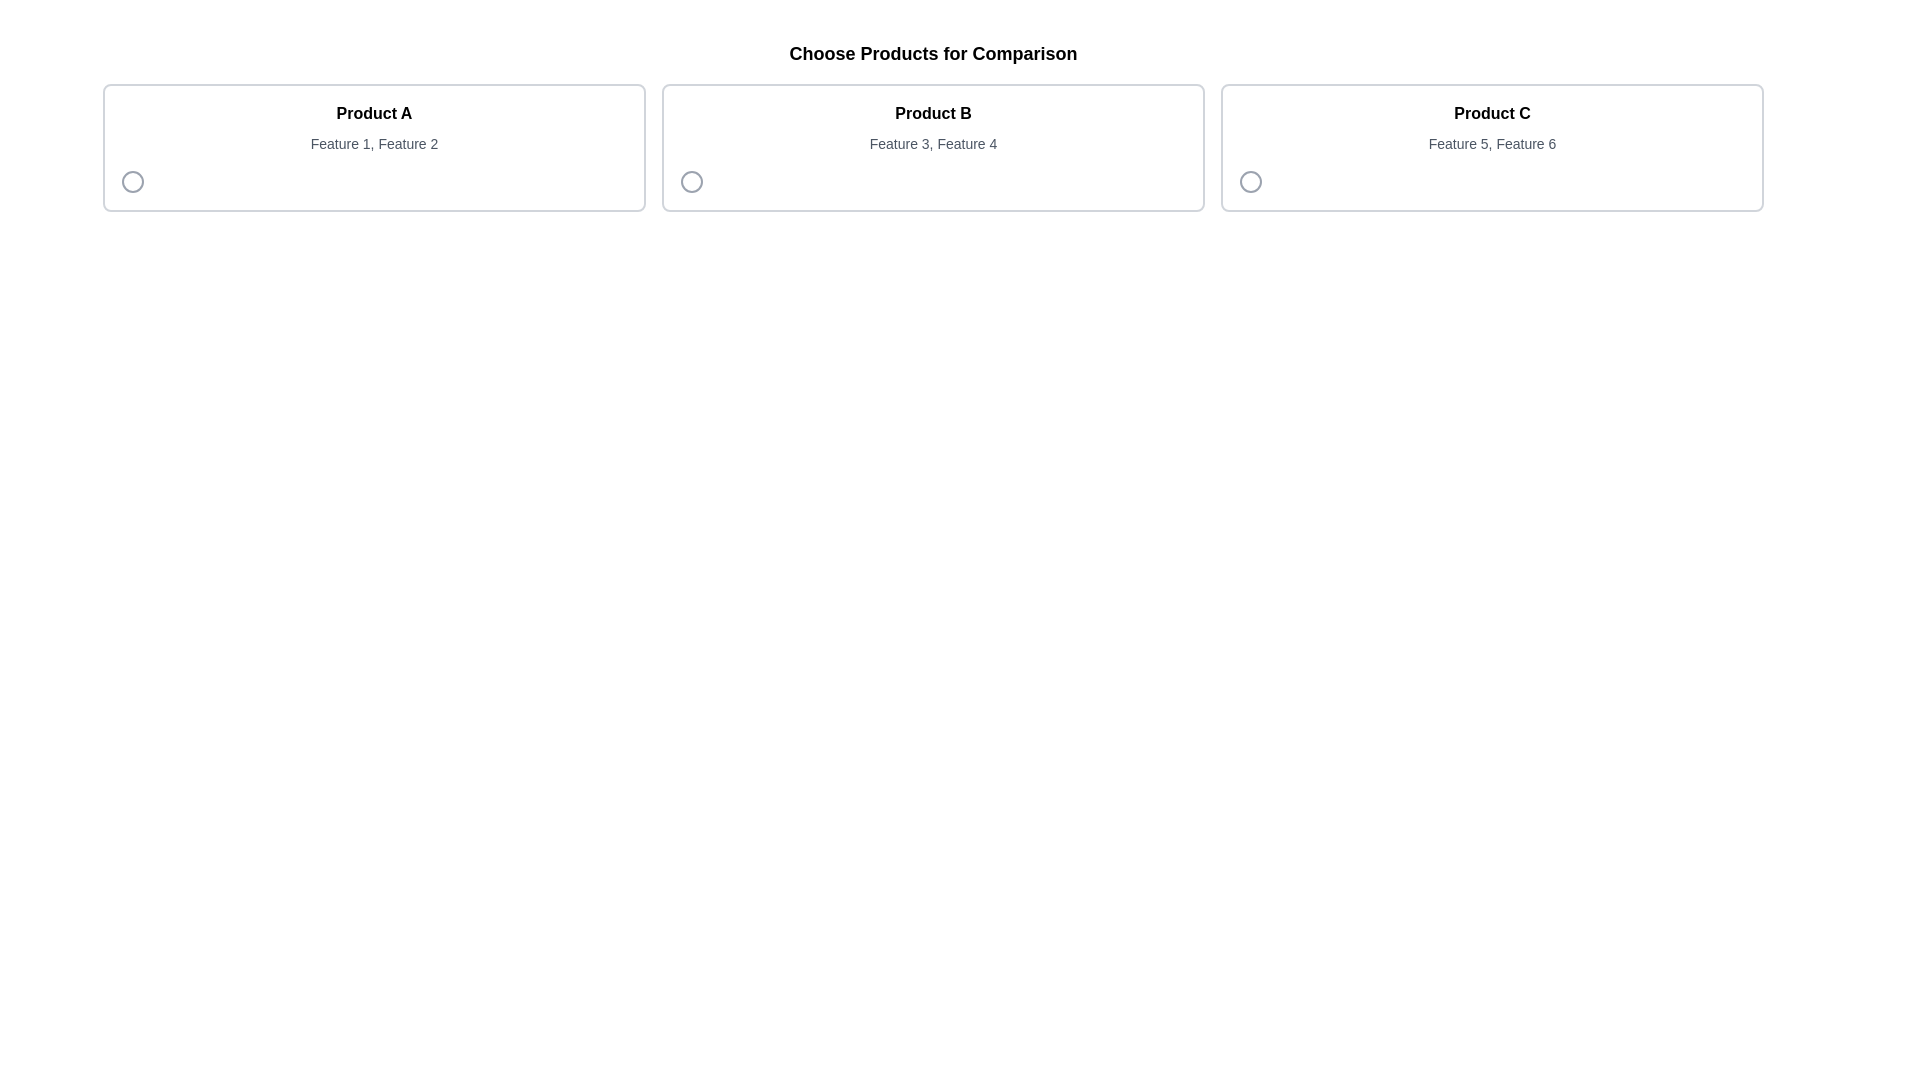 This screenshot has width=1920, height=1080. What do you see at coordinates (932, 114) in the screenshot?
I see `the text label 'Product B', which is styled with bold text and located at the center of the card above the description text` at bounding box center [932, 114].